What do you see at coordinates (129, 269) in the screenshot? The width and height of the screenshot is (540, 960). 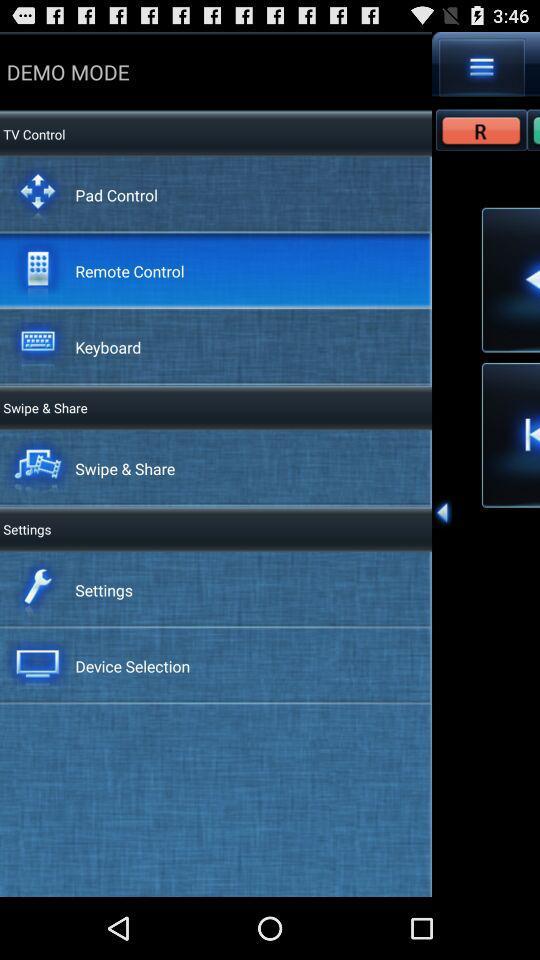 I see `remote control icon` at bounding box center [129, 269].